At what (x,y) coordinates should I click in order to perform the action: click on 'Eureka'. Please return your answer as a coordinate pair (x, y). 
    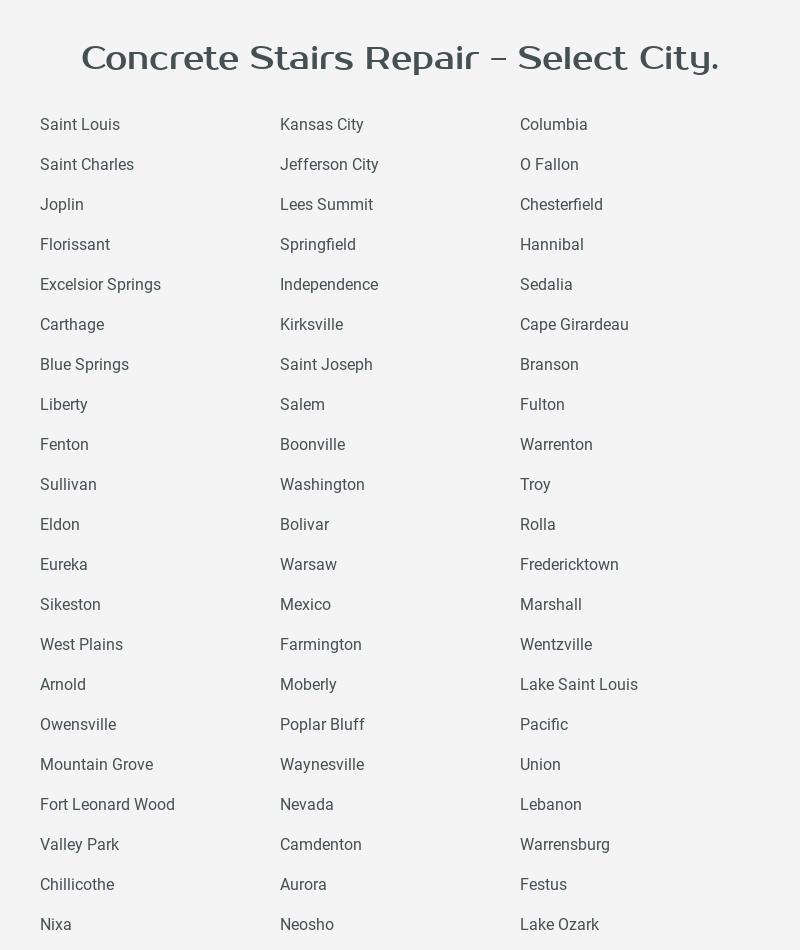
    Looking at the image, I should click on (39, 564).